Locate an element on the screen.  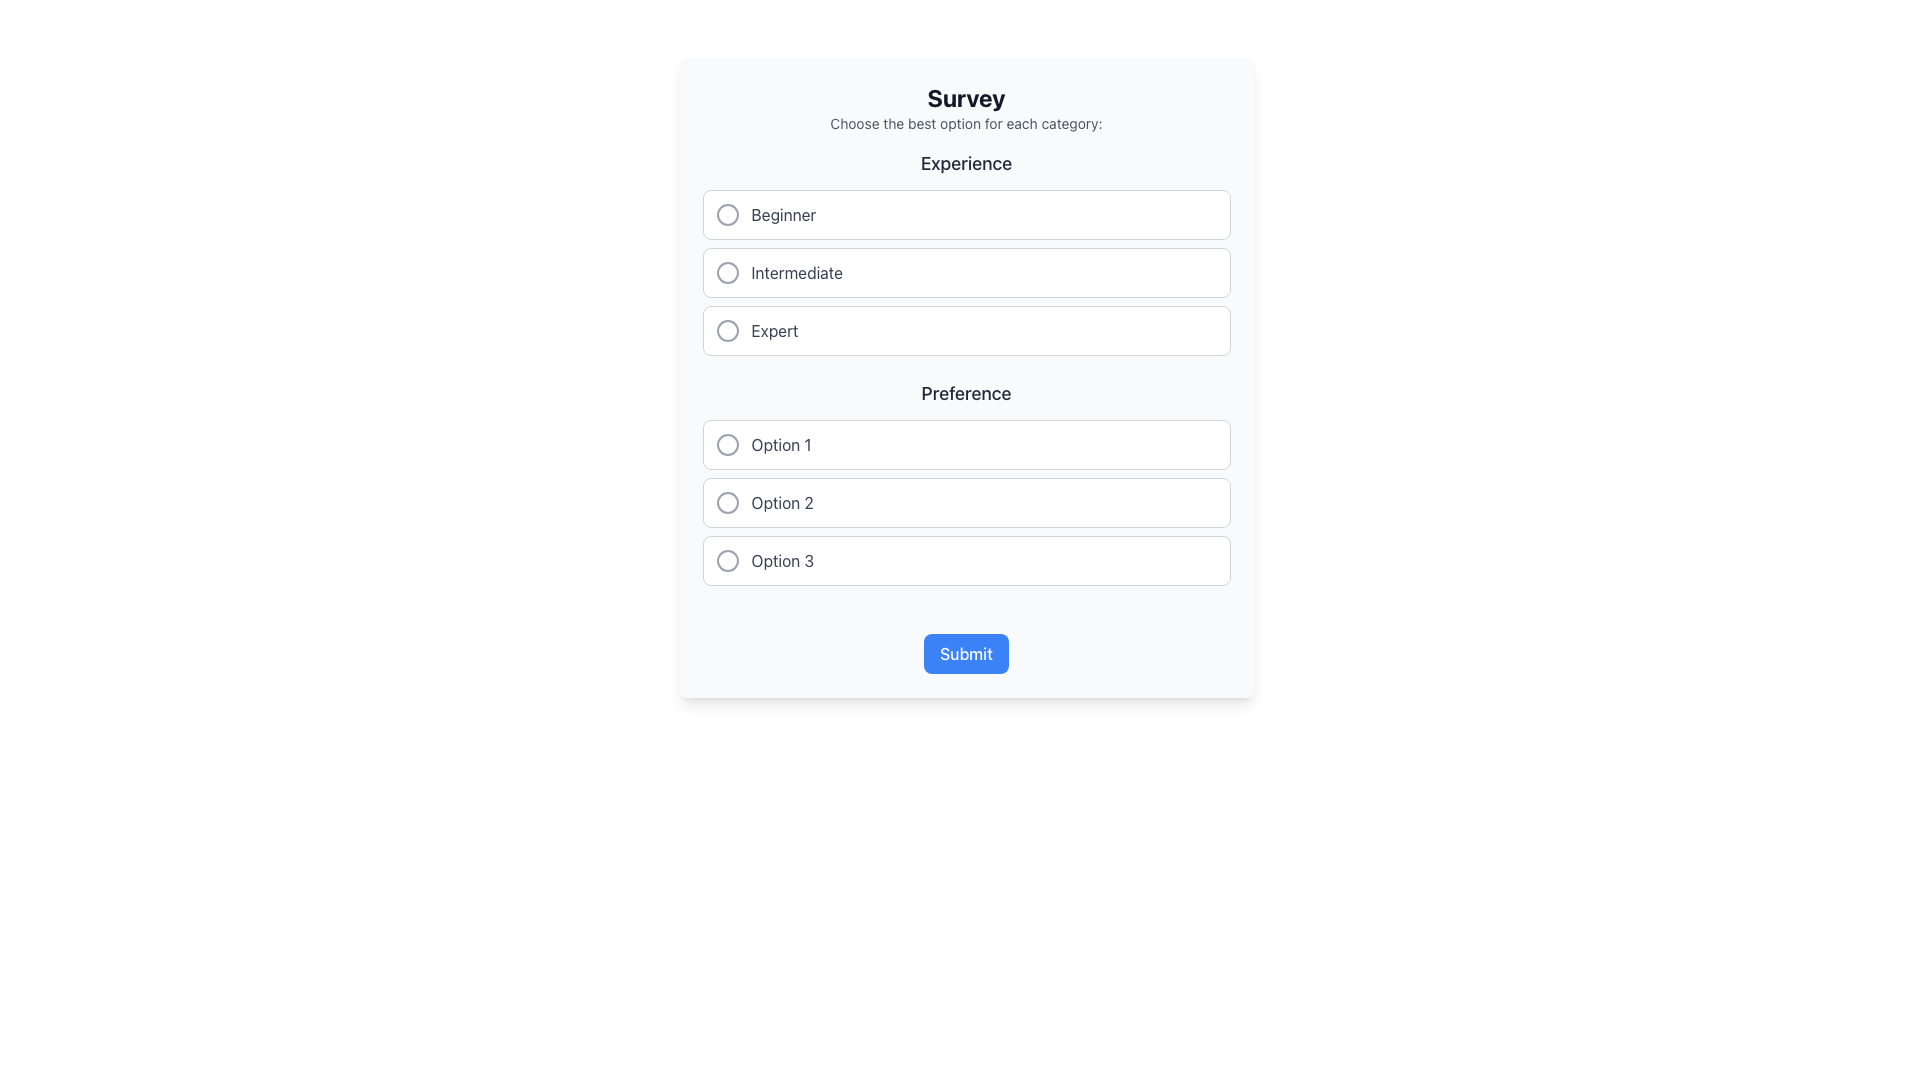
the Circle SVG element of the second radio button labeled 'Option 2' is located at coordinates (726, 501).